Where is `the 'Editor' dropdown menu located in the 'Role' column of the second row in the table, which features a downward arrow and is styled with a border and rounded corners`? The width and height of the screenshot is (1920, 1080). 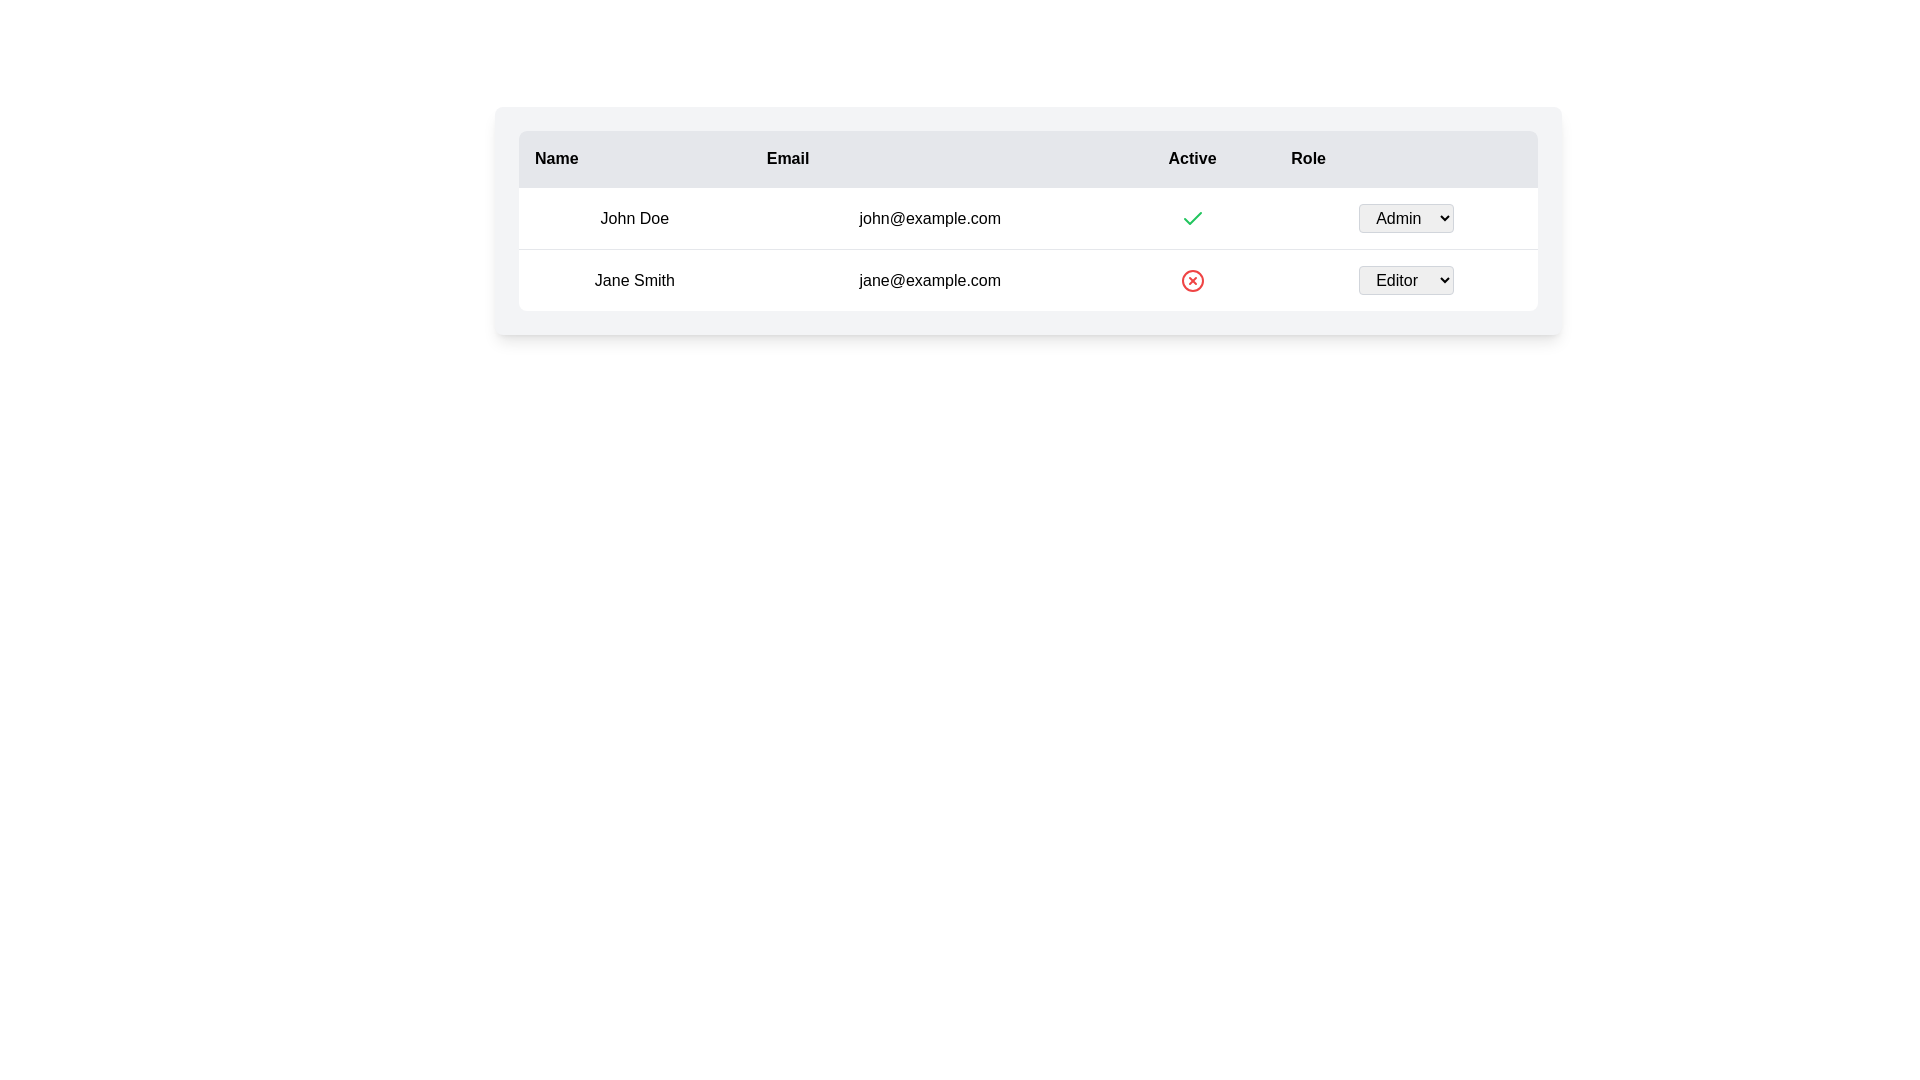 the 'Editor' dropdown menu located in the 'Role' column of the second row in the table, which features a downward arrow and is styled with a border and rounded corners is located at coordinates (1405, 280).